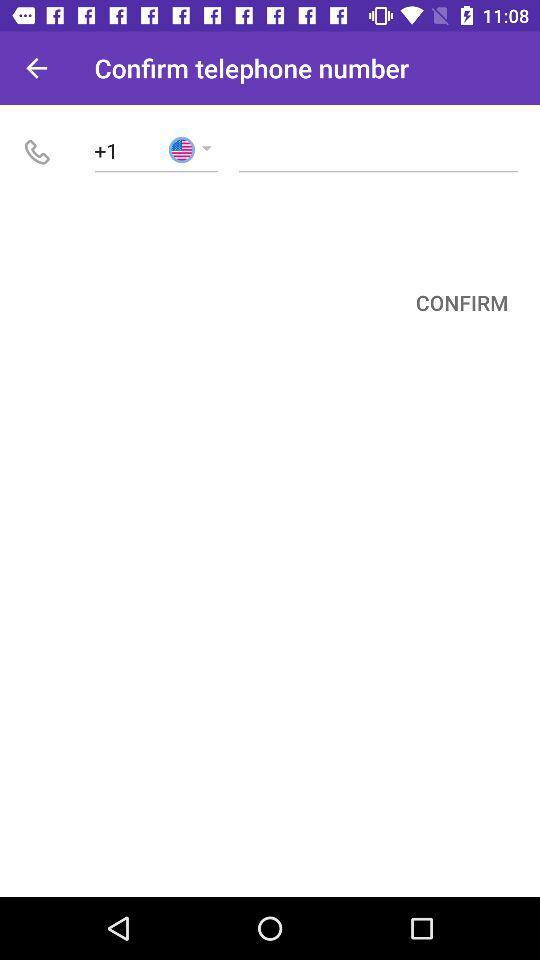  I want to click on telephone number, so click(378, 149).